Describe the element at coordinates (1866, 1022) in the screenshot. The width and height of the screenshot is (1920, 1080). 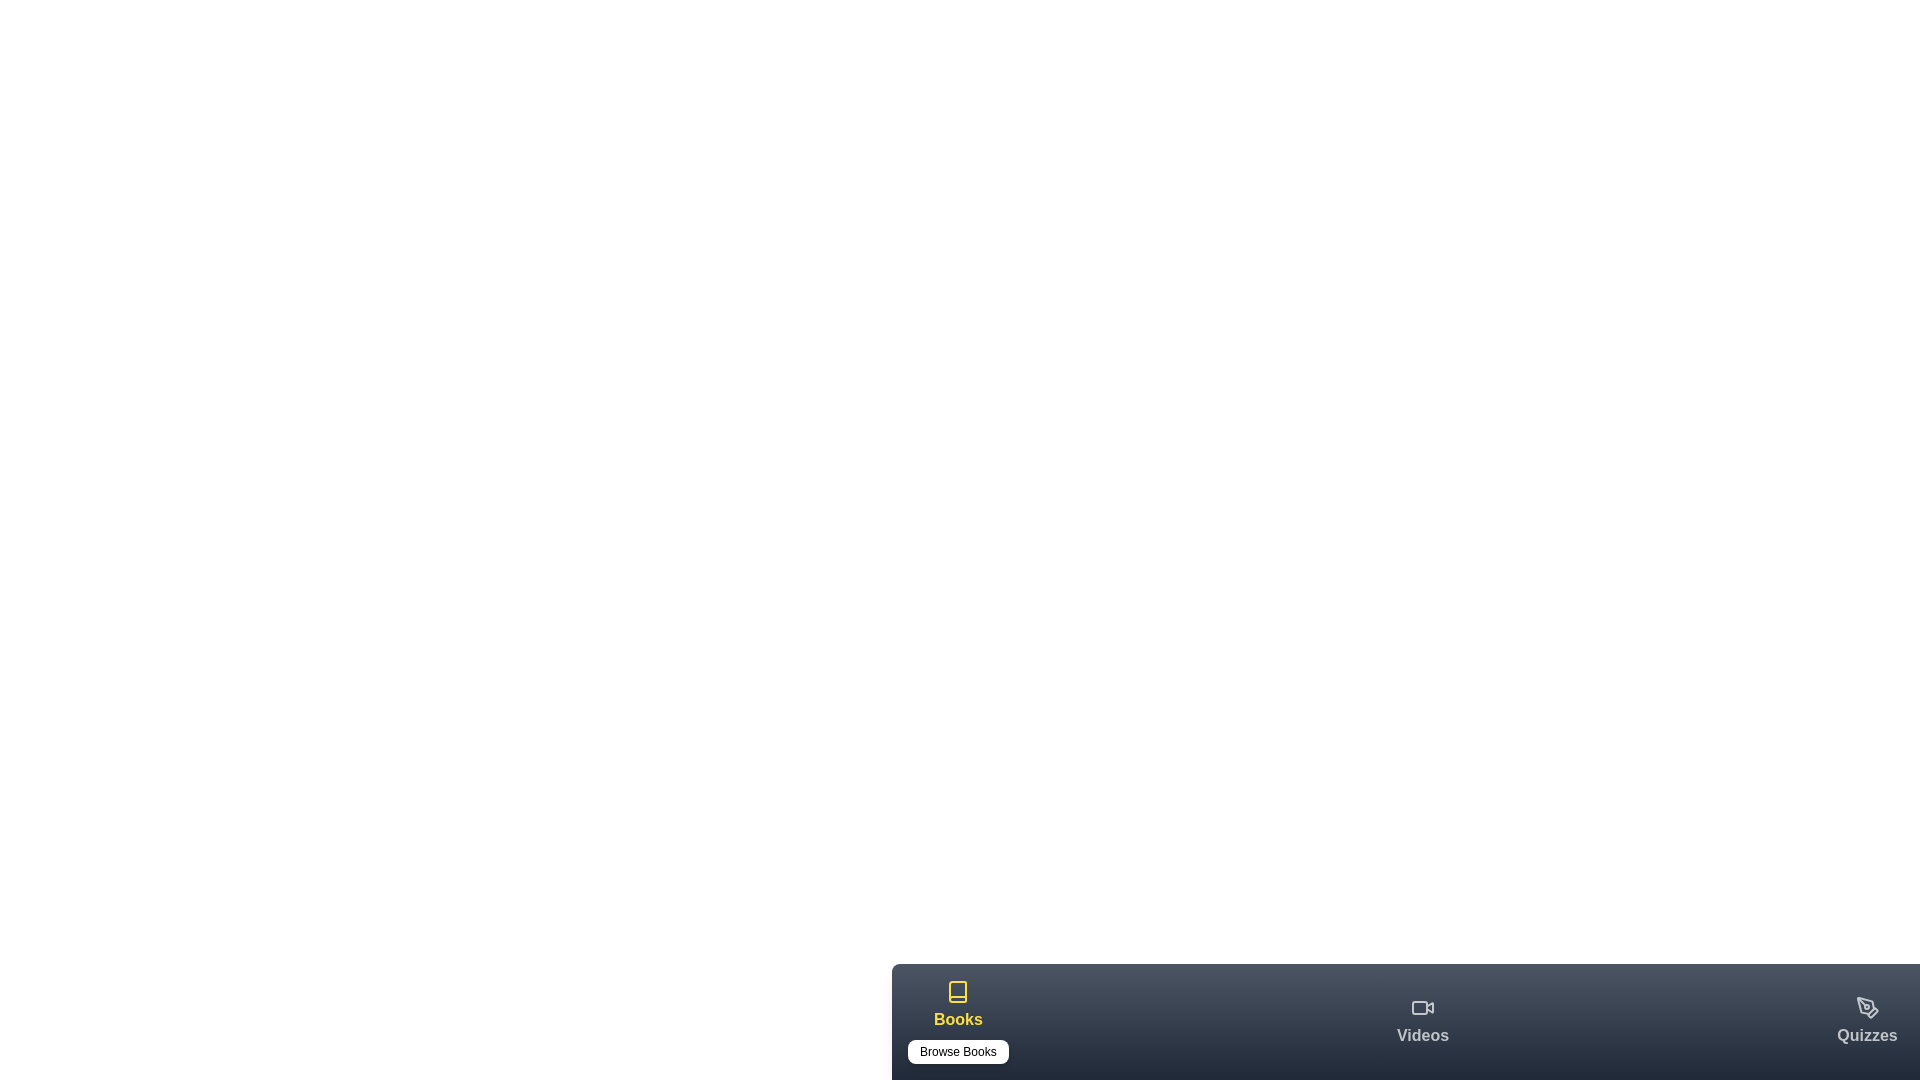
I see `the Quizzes tab in the bottom navigation` at that location.